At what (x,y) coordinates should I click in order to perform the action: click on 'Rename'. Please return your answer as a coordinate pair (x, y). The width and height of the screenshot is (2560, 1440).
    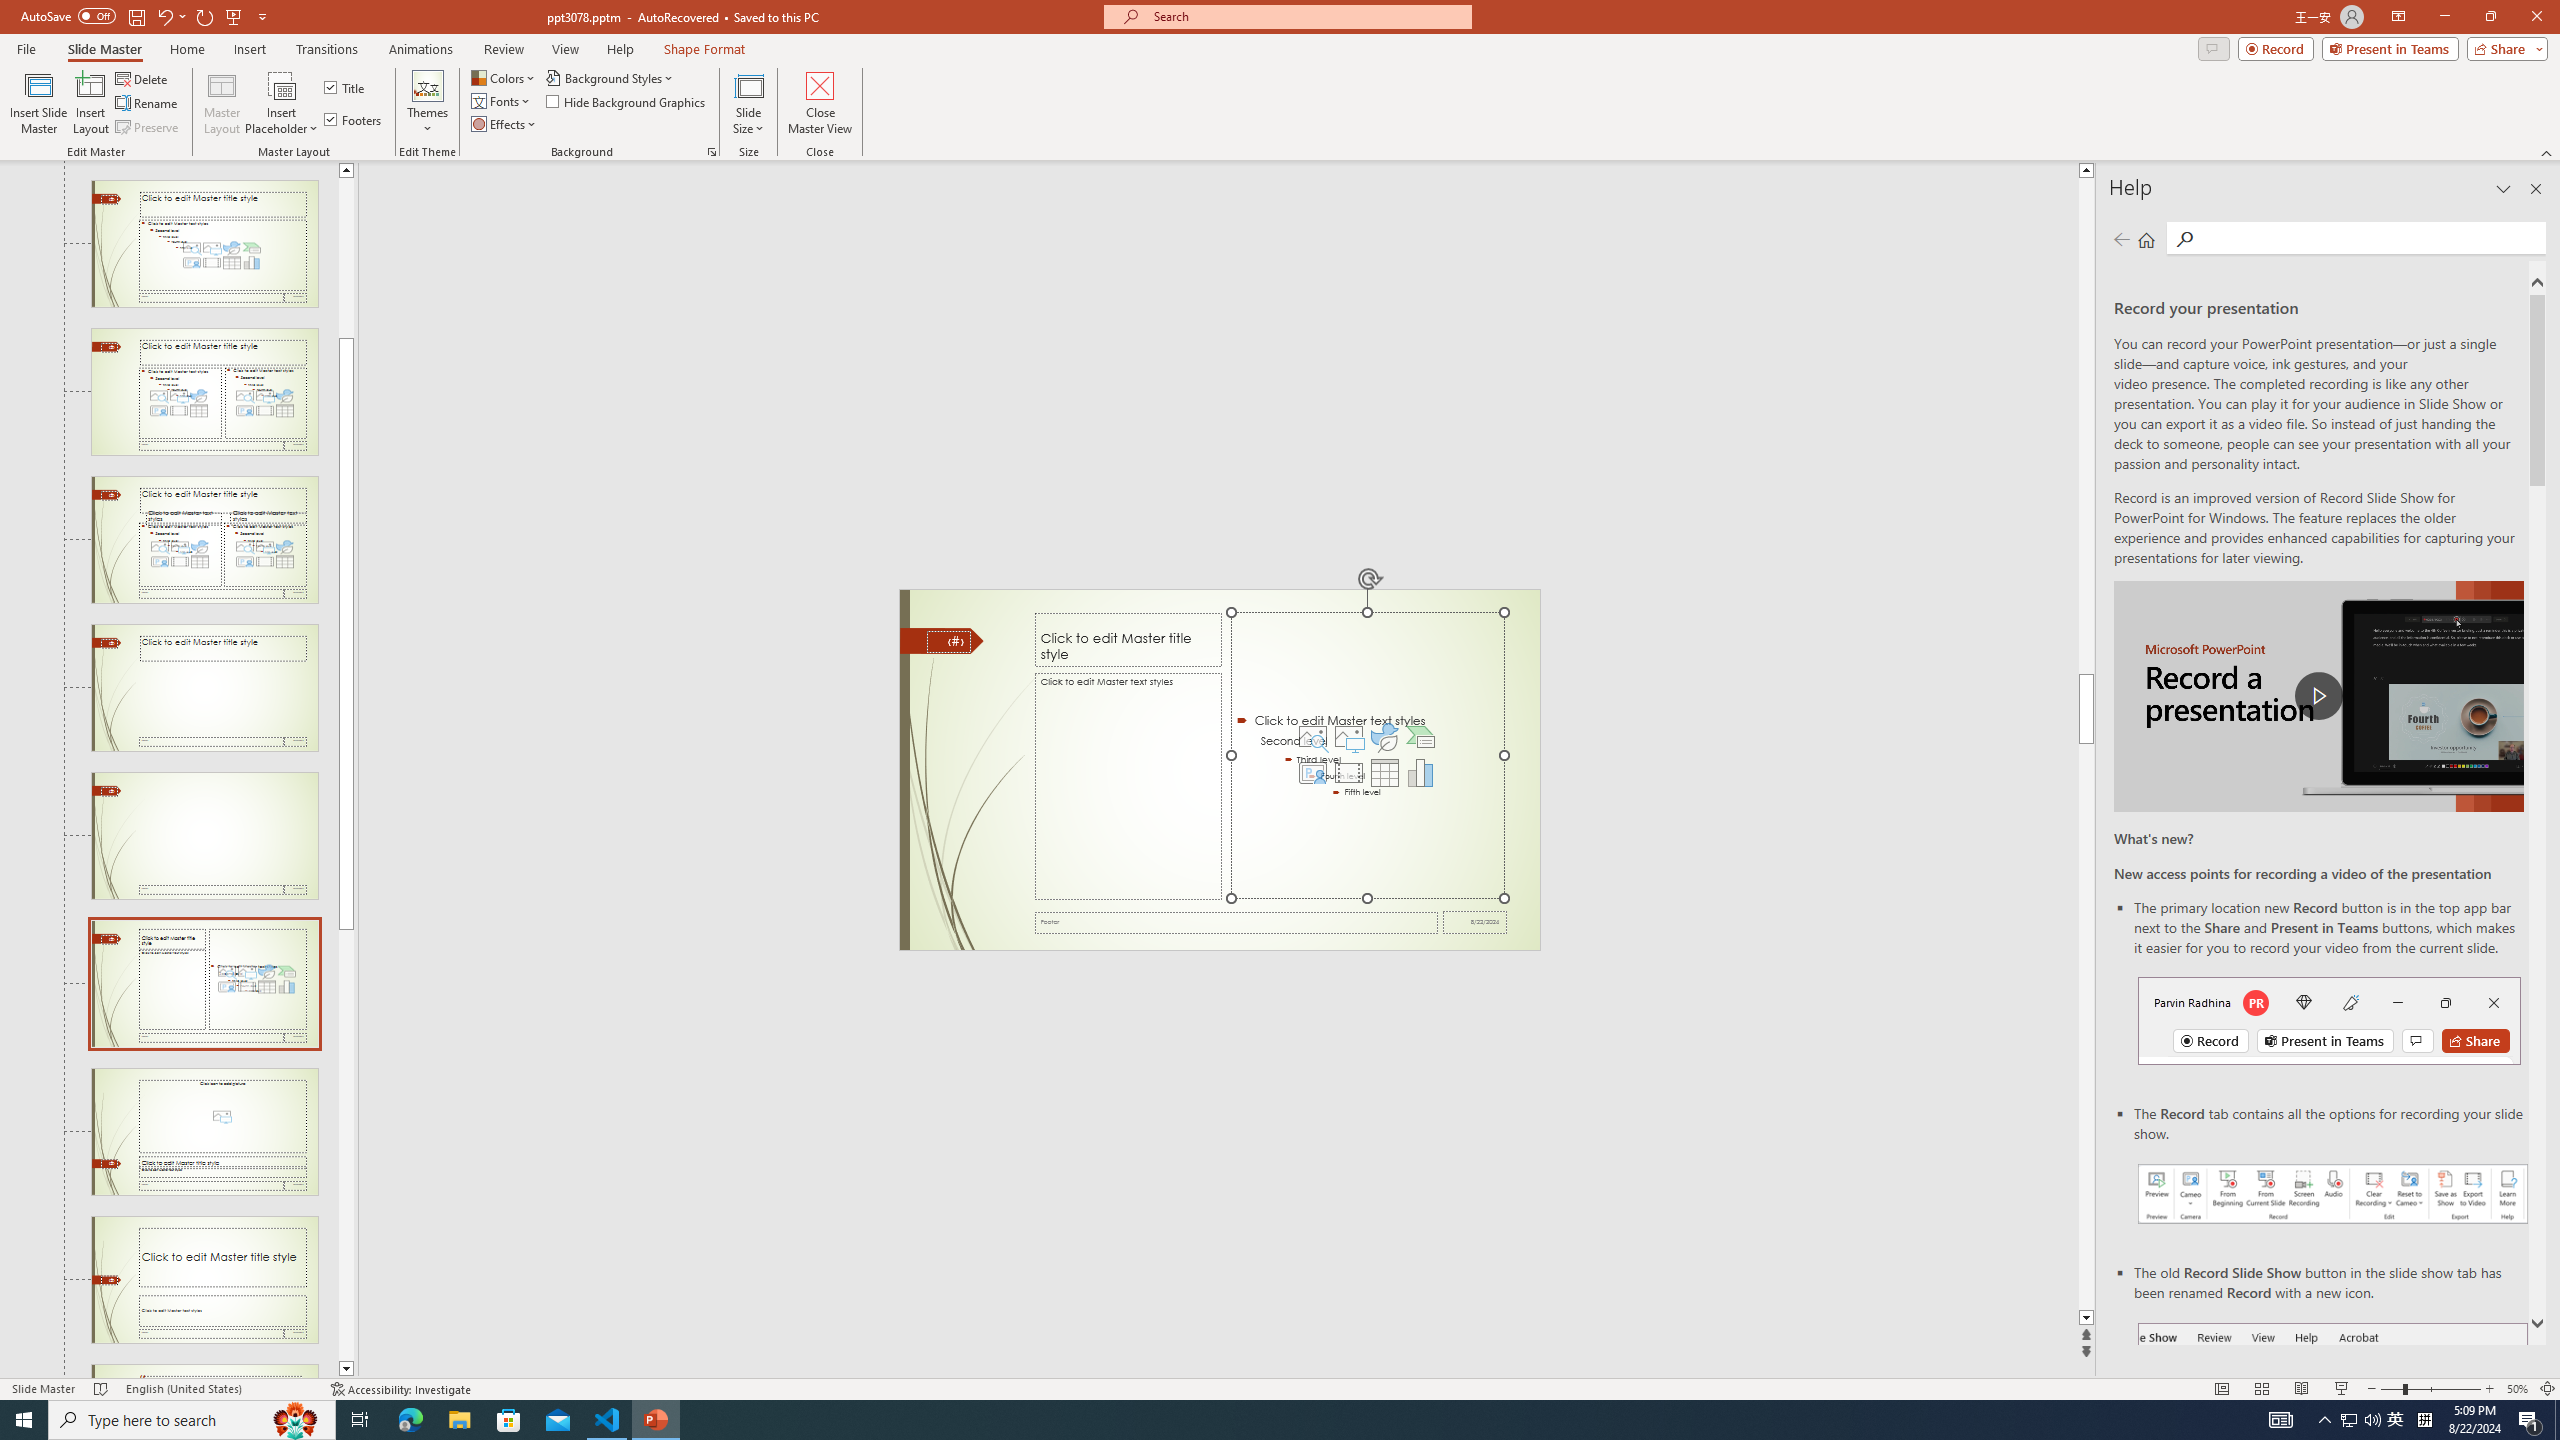
    Looking at the image, I should click on (147, 103).